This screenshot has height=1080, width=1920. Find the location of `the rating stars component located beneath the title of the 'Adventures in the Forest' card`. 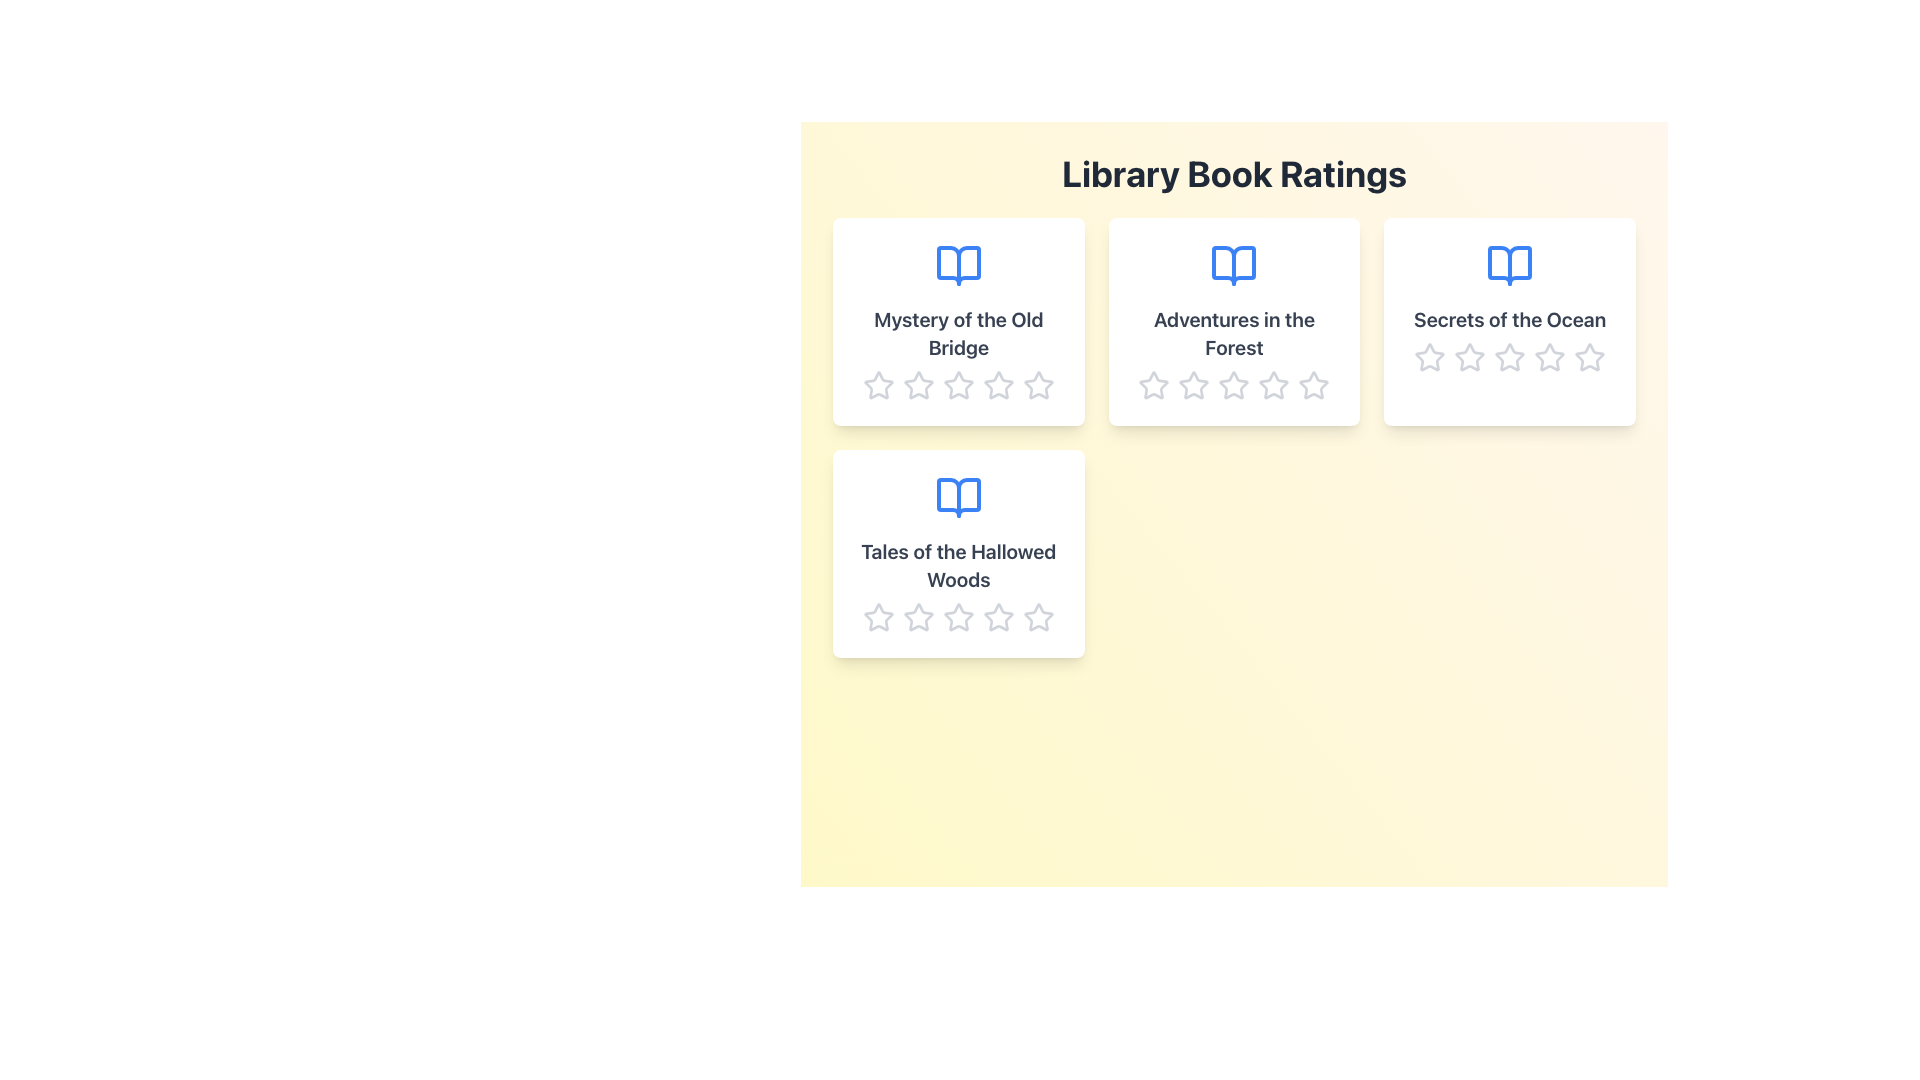

the rating stars component located beneath the title of the 'Adventures in the Forest' card is located at coordinates (1233, 385).